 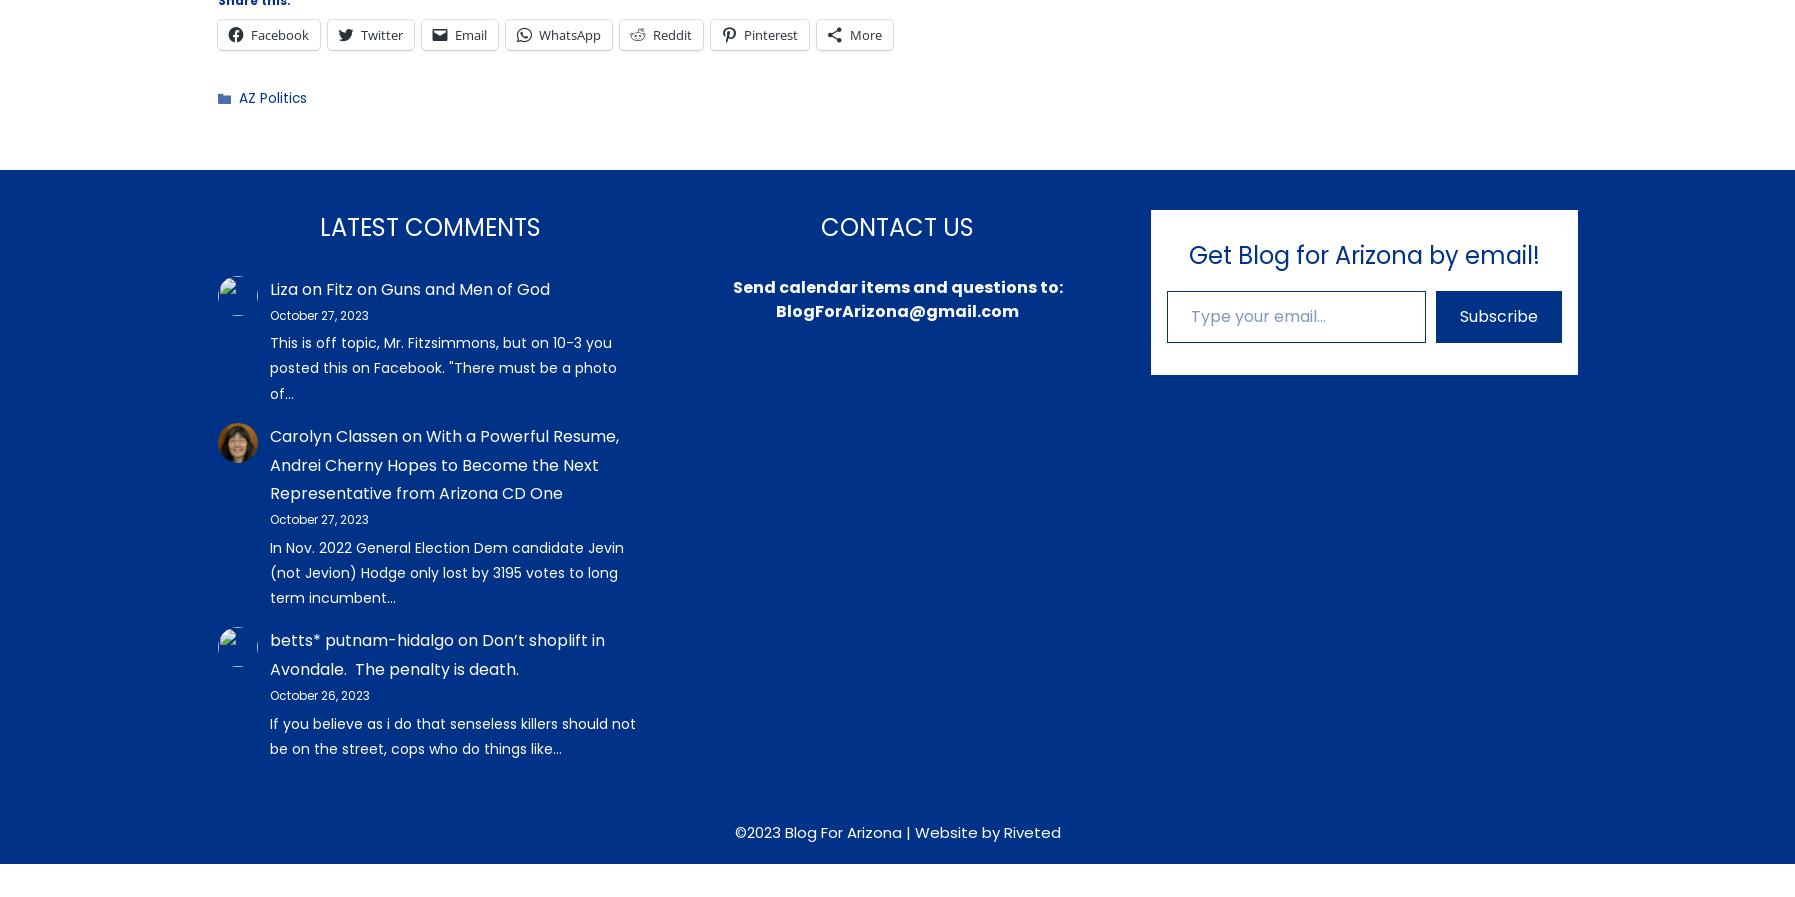 What do you see at coordinates (277, 33) in the screenshot?
I see `'Facebook'` at bounding box center [277, 33].